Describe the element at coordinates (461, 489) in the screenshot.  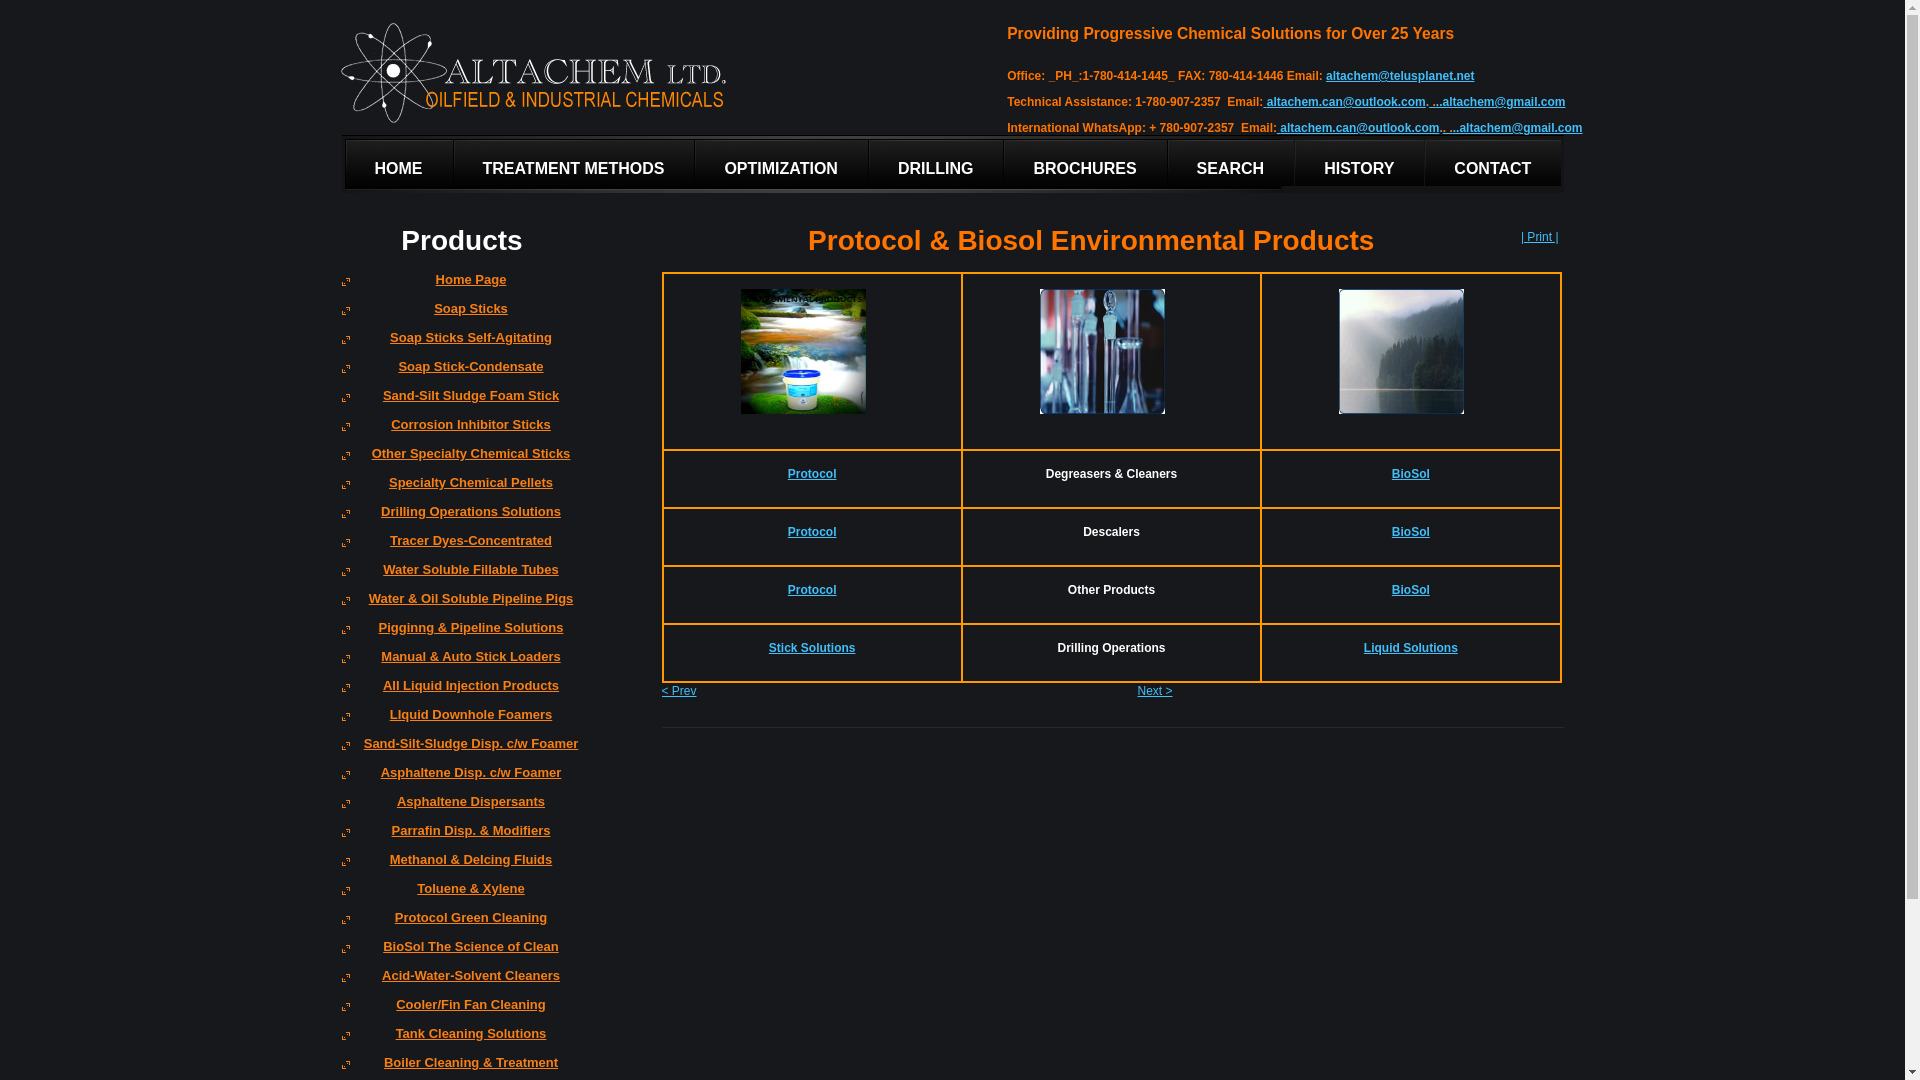
I see `'Specialty Chemical Pellets'` at that location.